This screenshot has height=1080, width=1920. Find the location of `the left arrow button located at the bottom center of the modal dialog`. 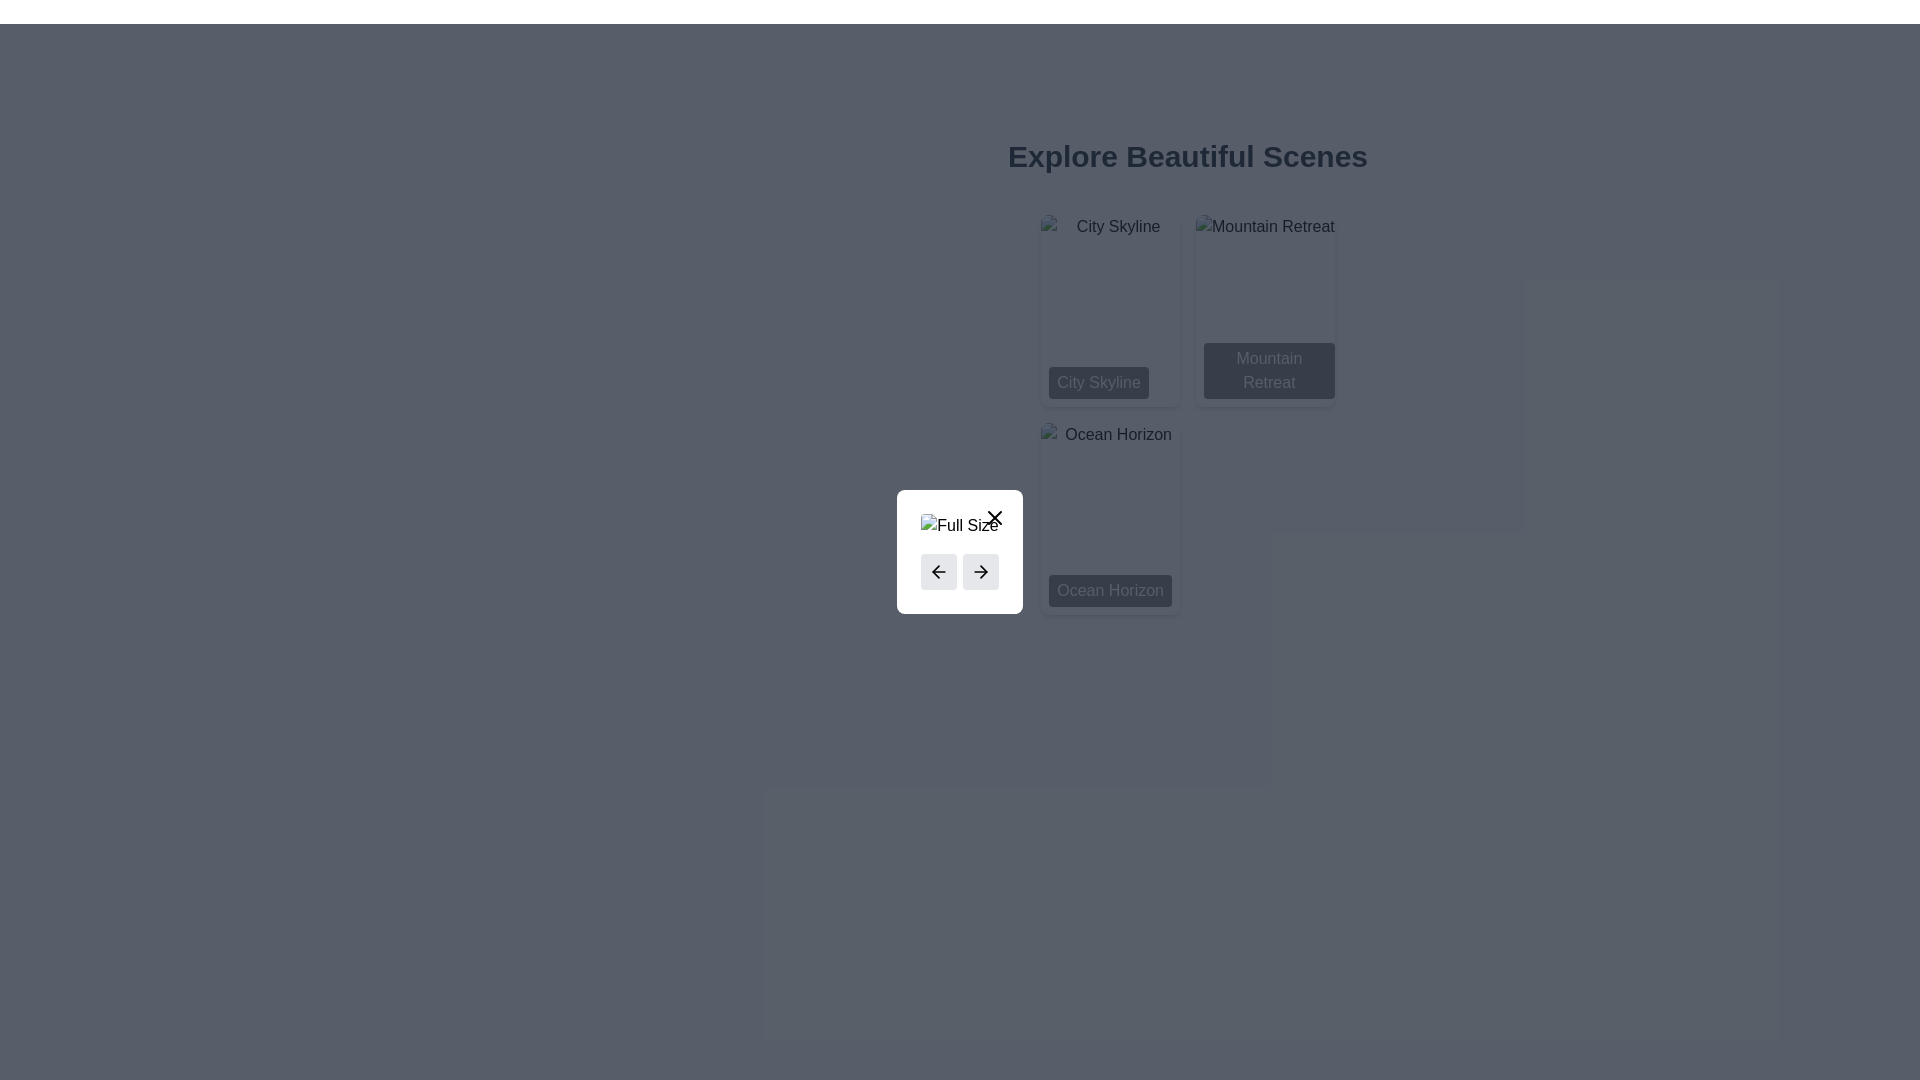

the left arrow button located at the bottom center of the modal dialog is located at coordinates (960, 551).